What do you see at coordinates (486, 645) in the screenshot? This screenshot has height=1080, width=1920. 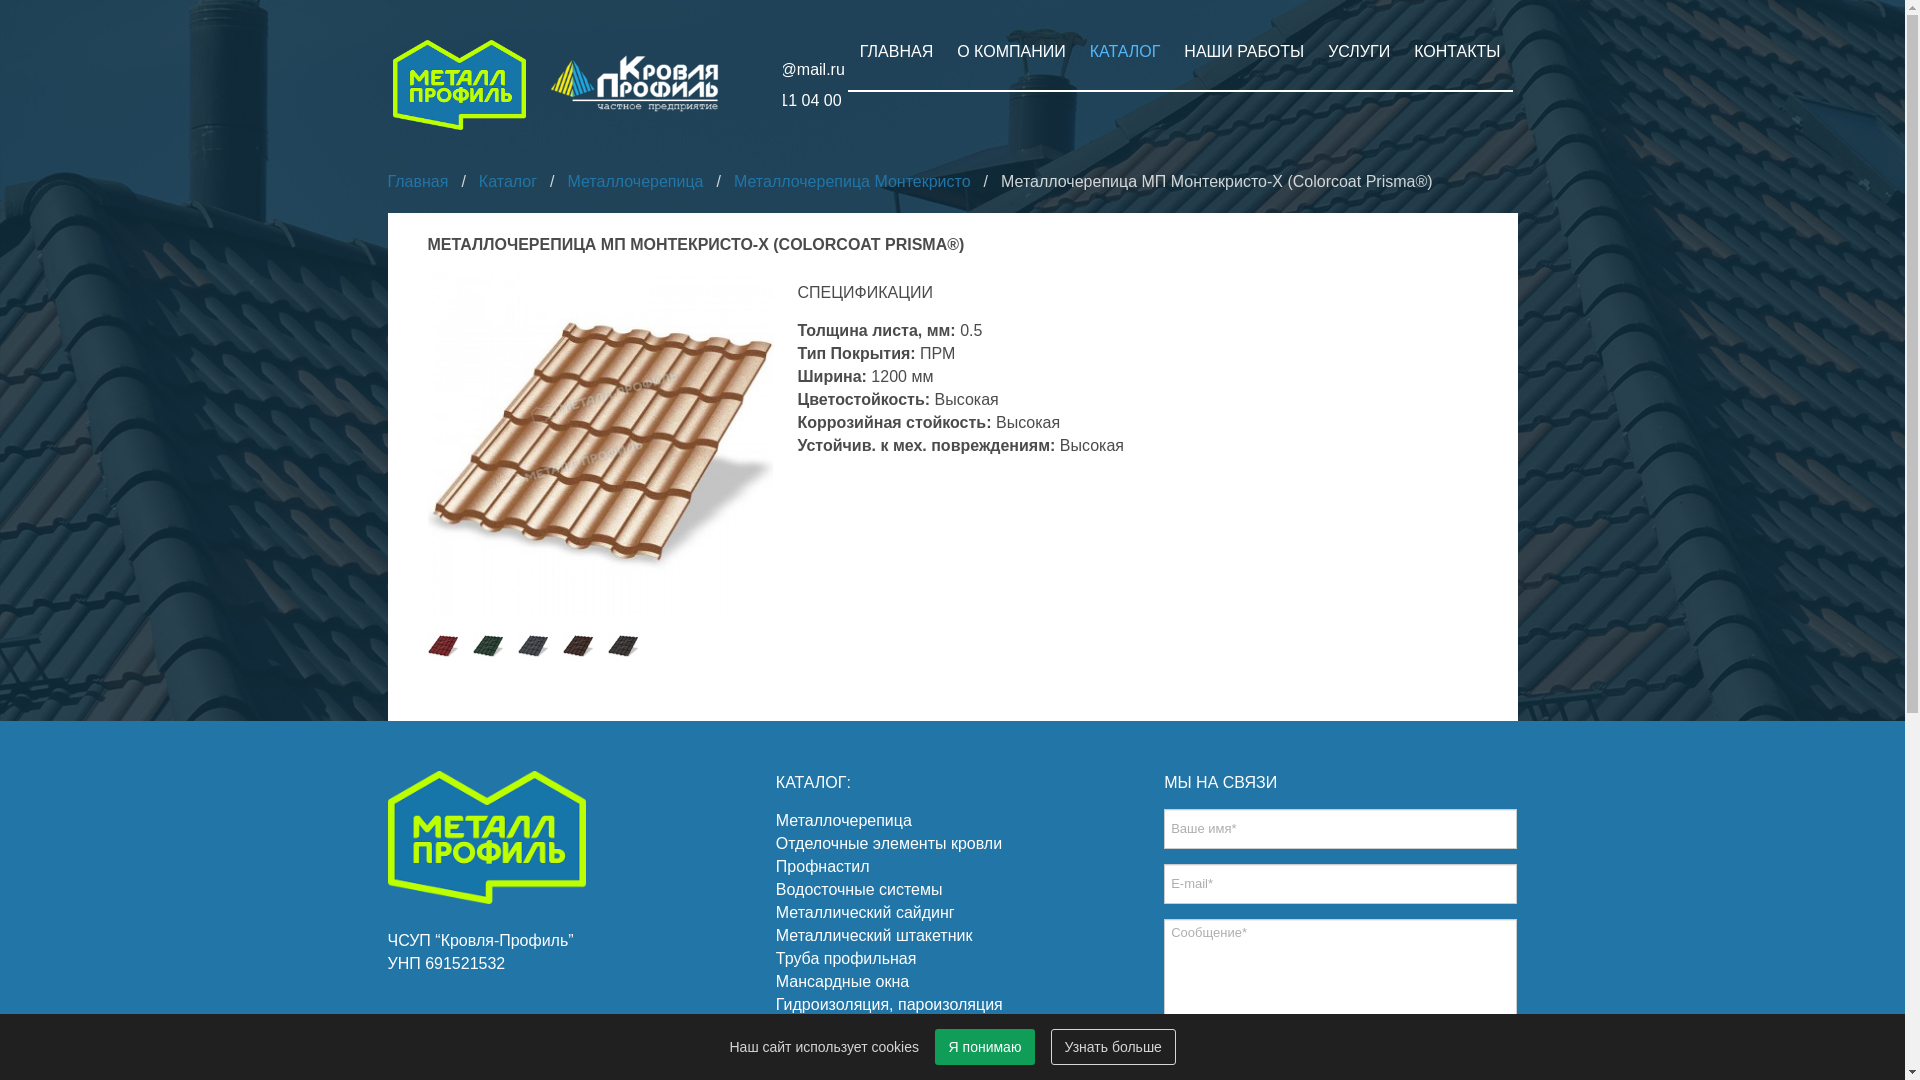 I see `'Montecristo 6005'` at bounding box center [486, 645].